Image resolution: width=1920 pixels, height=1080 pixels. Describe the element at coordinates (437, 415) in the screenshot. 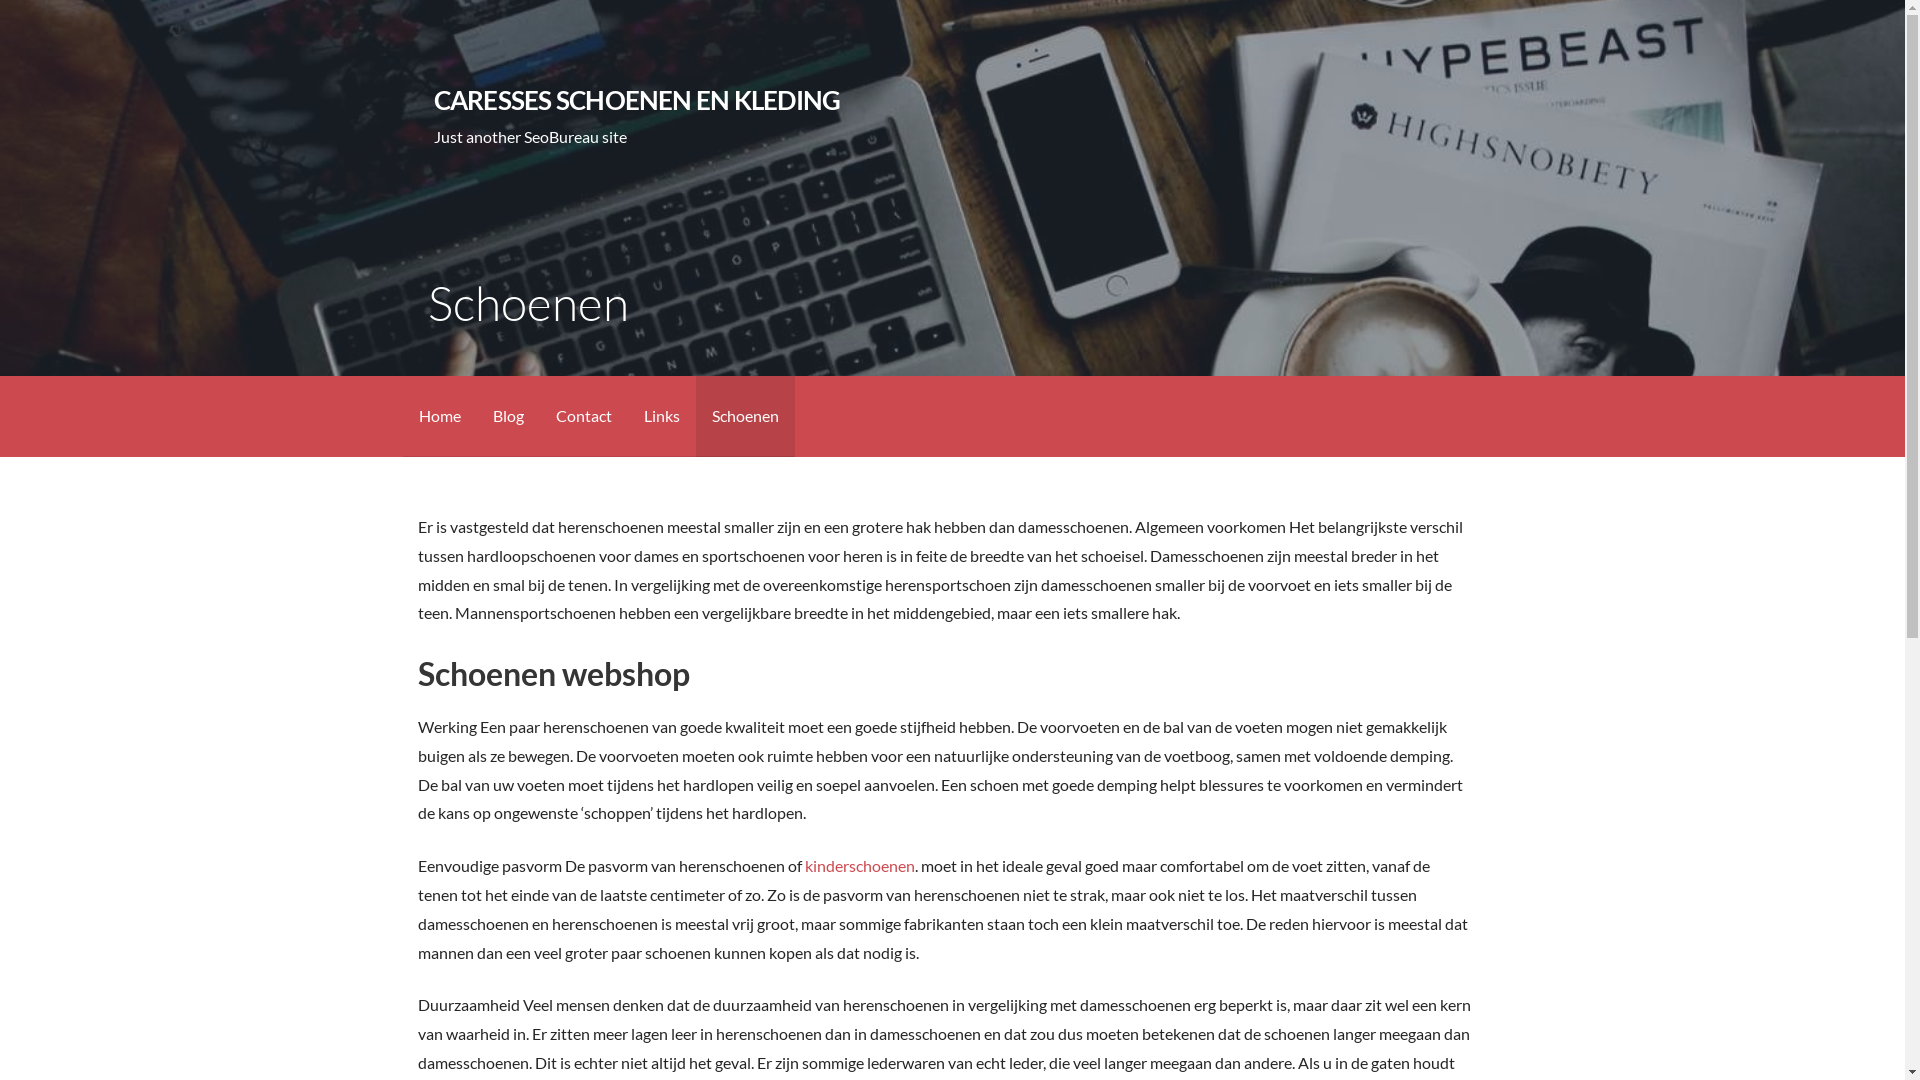

I see `'Home'` at that location.